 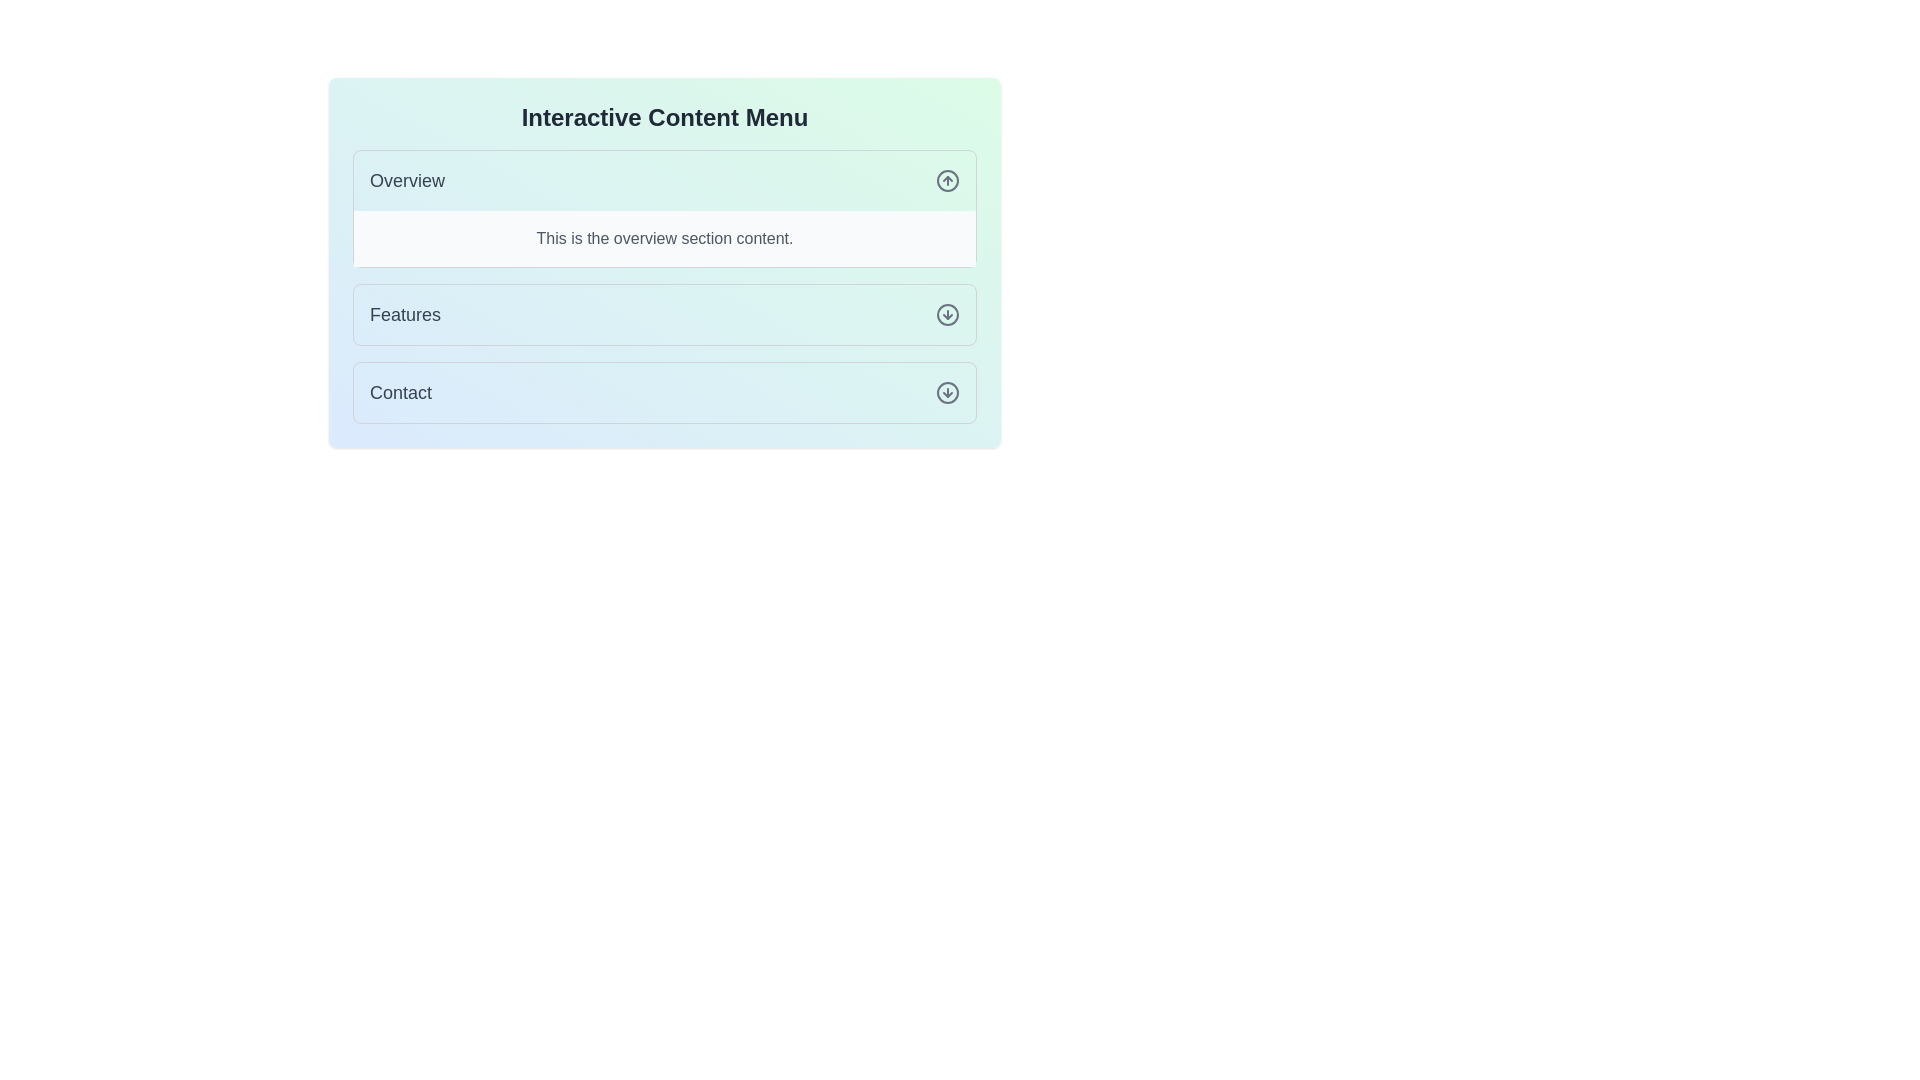 I want to click on the text display element that reads 'This is the overview section content.' which is located in the 'Overview' section of the interface, directly below the 'Overview' header, so click(x=665, y=238).